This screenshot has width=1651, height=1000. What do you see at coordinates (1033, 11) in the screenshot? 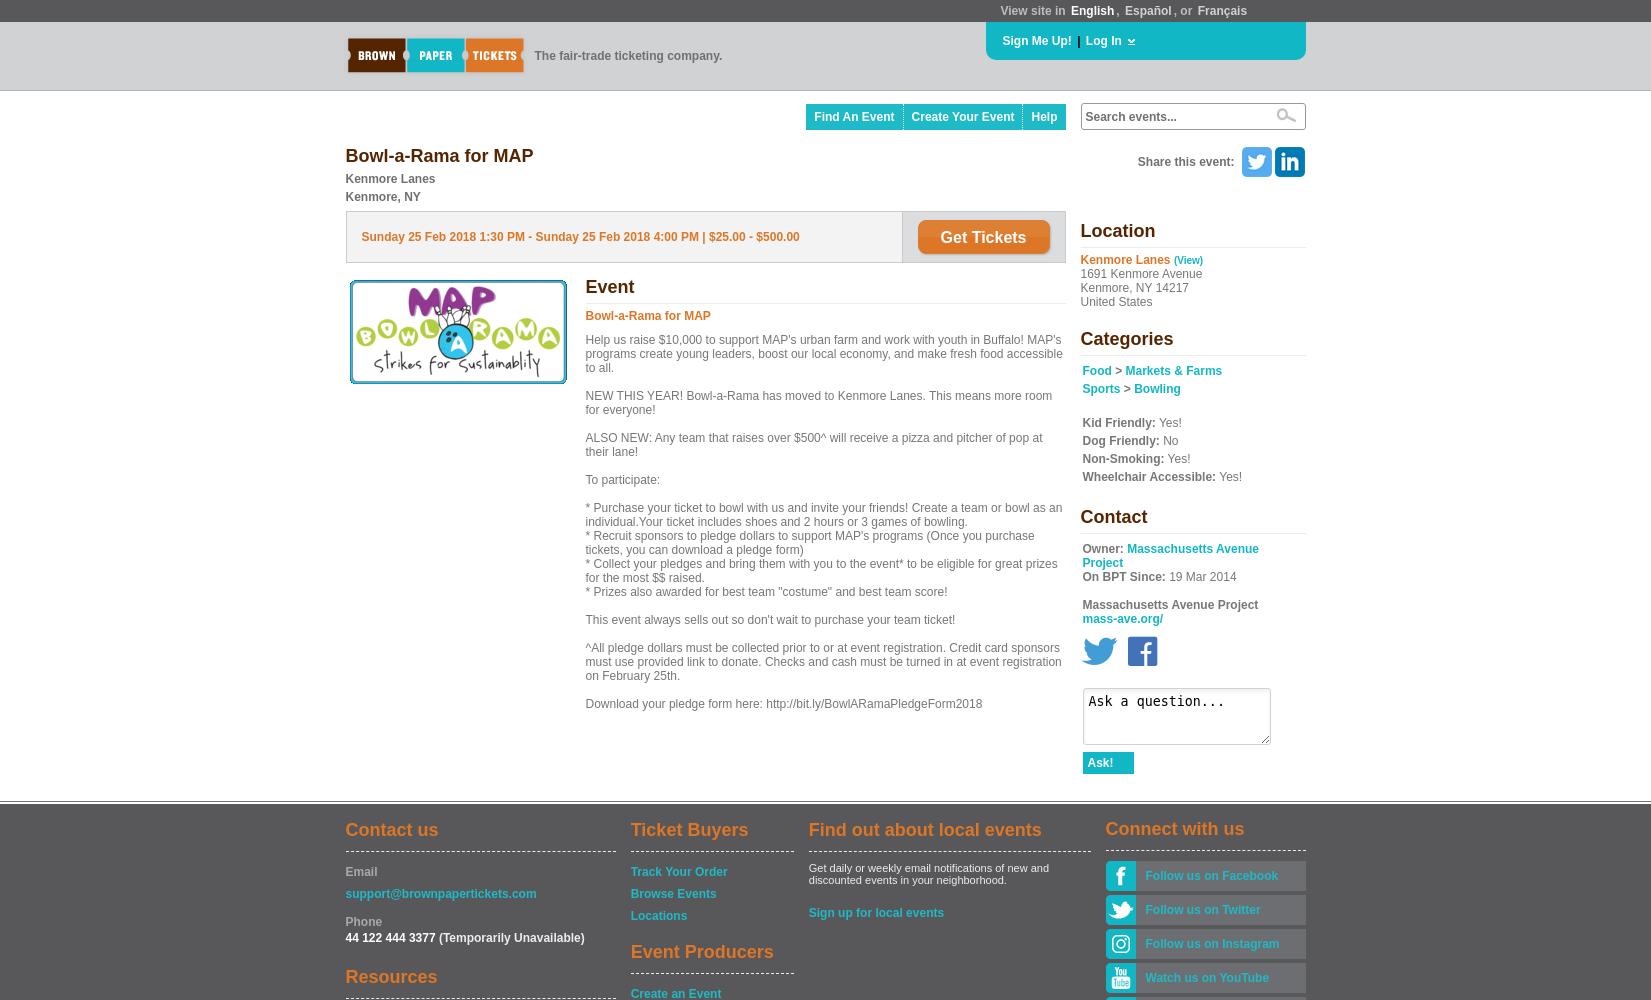
I see `'View site in'` at bounding box center [1033, 11].